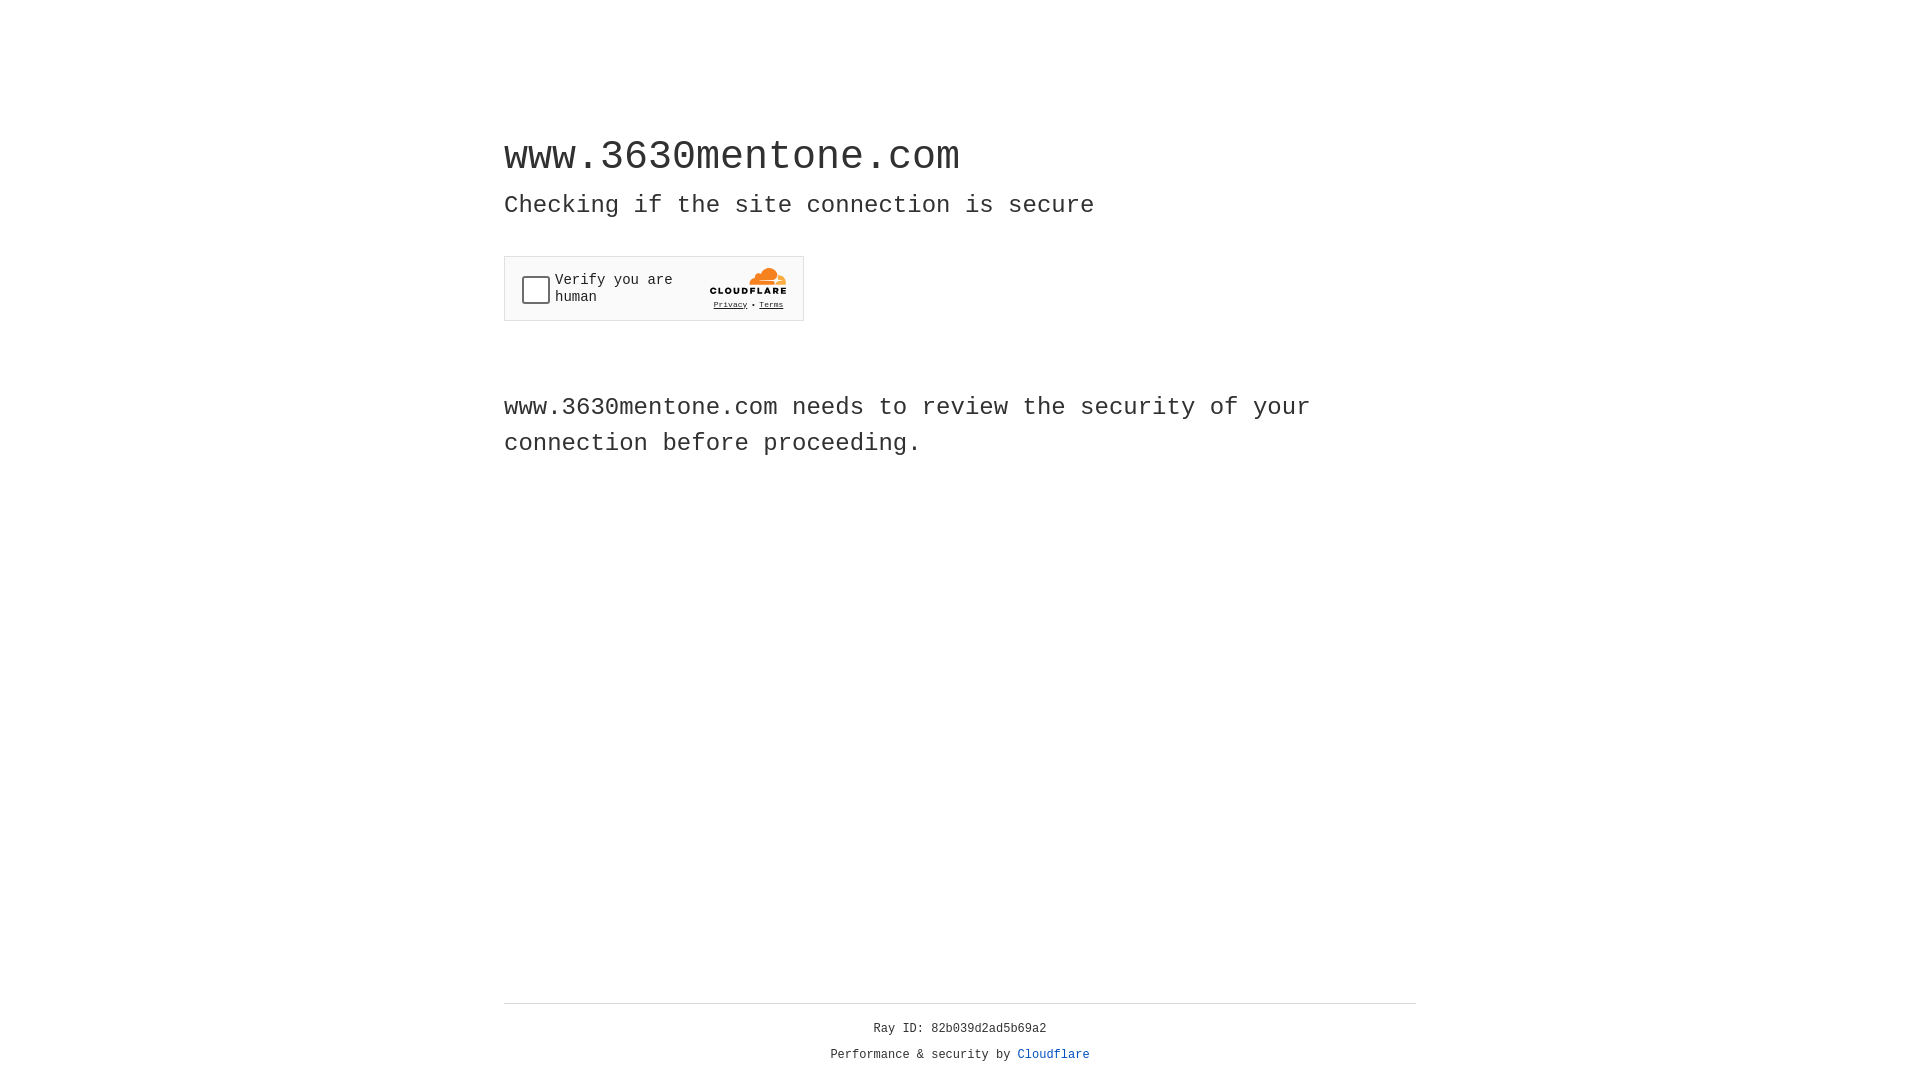 This screenshot has width=1920, height=1080. I want to click on 'Cloudflare', so click(1053, 1054).